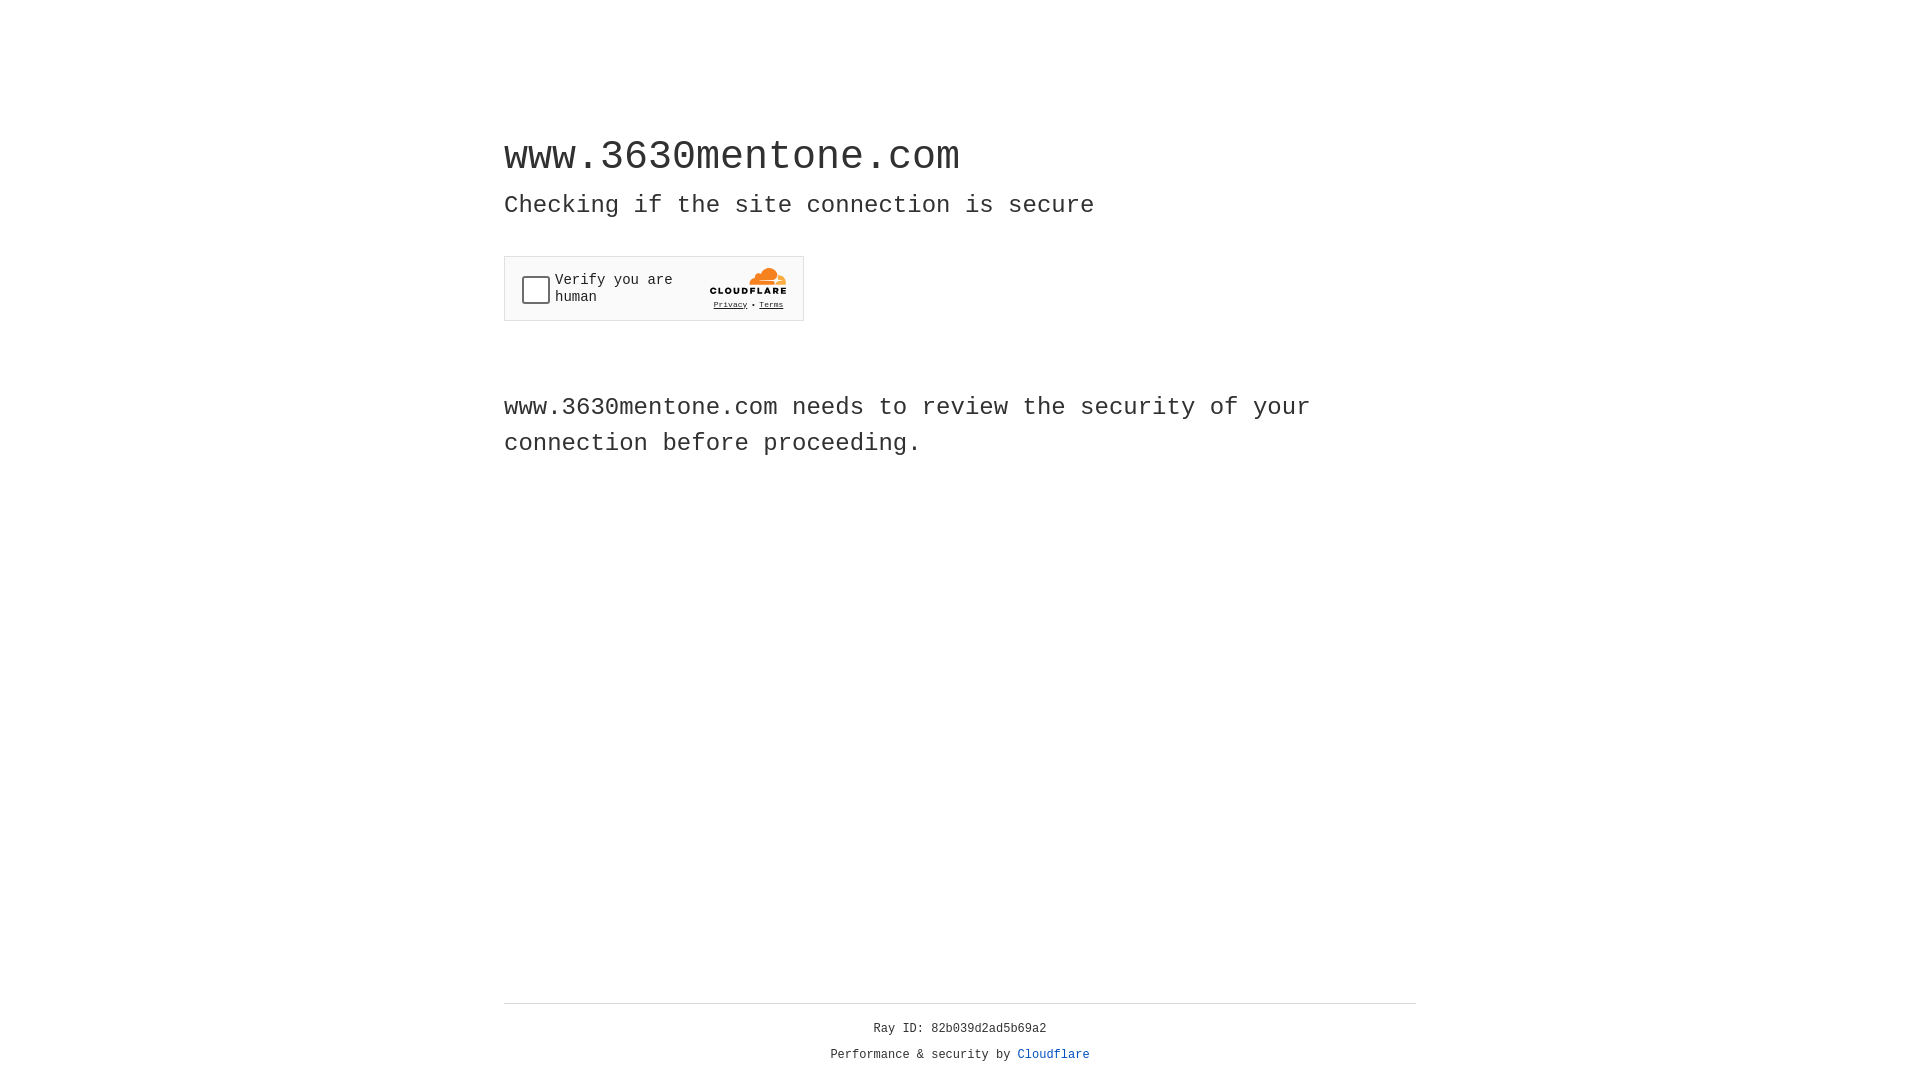 This screenshot has width=1920, height=1080. I want to click on 'Cloudflare', so click(1053, 1054).